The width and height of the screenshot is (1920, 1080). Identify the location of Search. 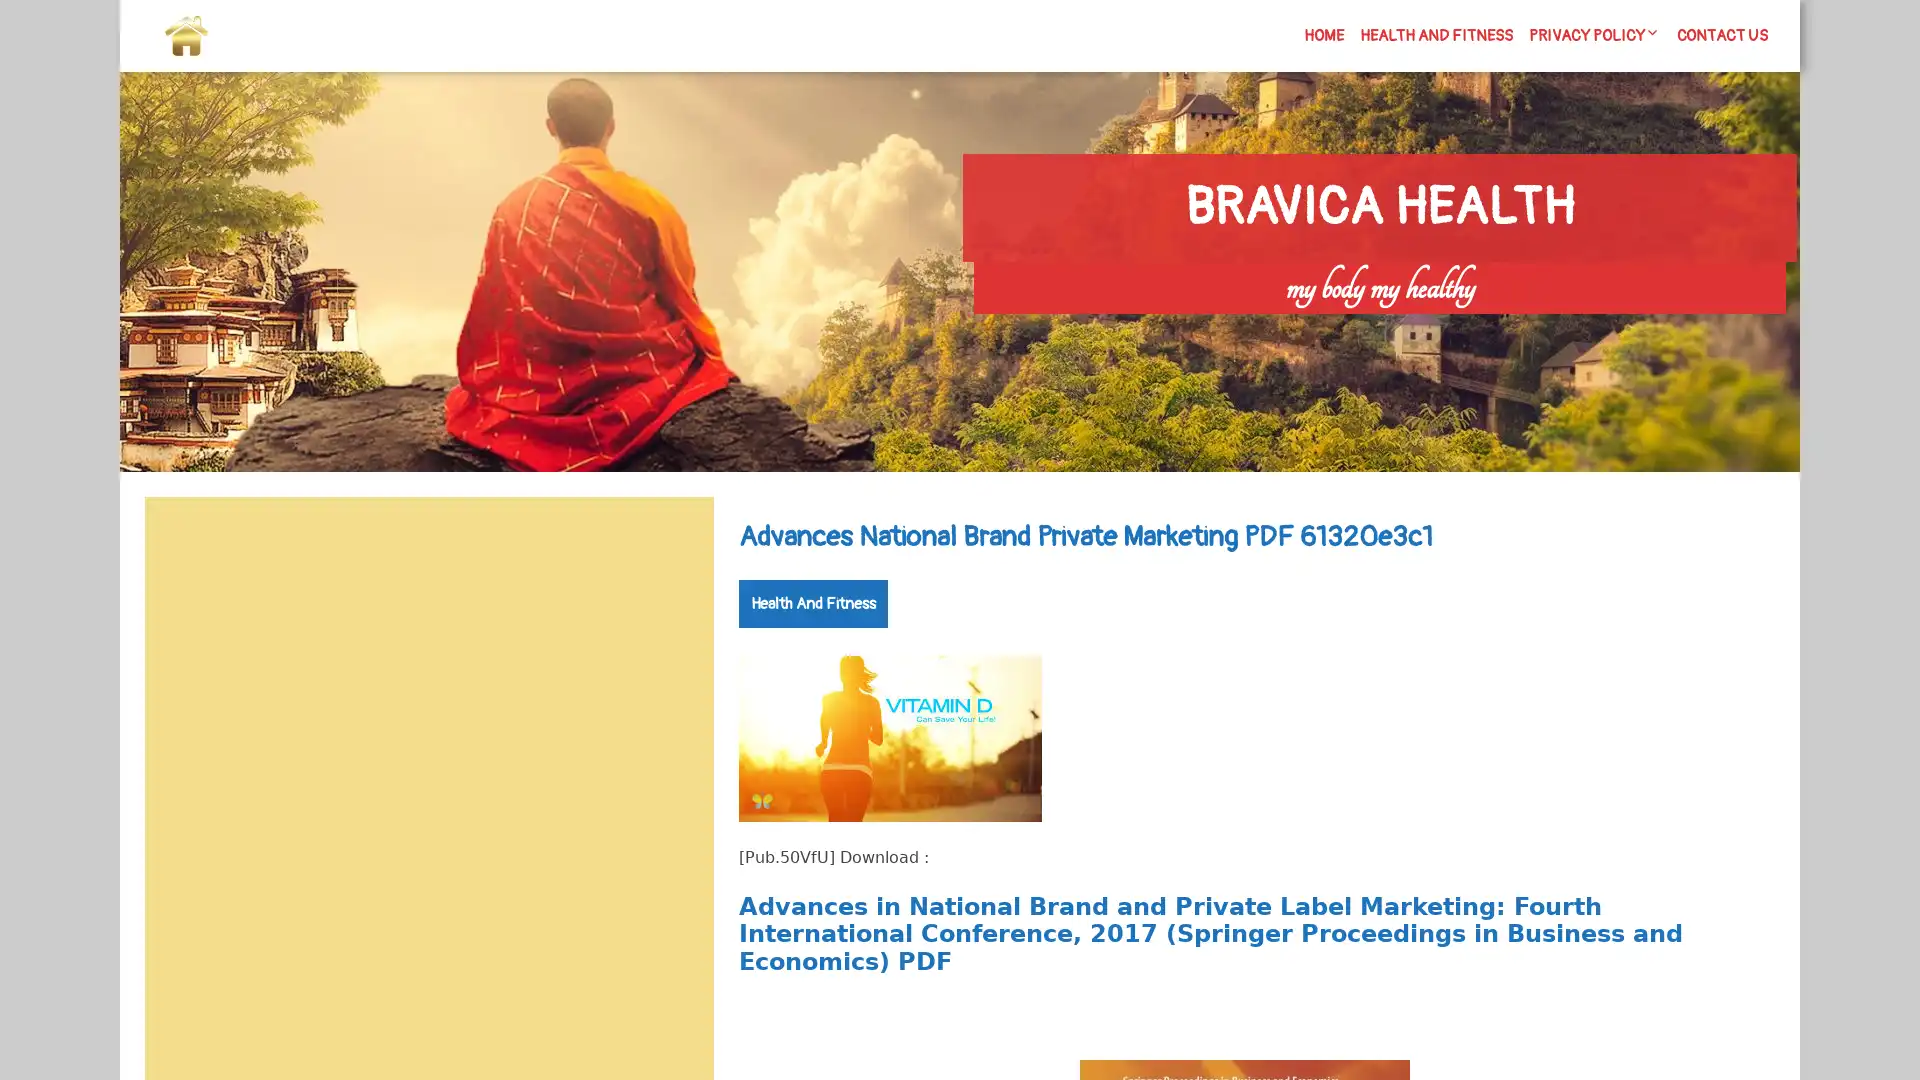
(667, 545).